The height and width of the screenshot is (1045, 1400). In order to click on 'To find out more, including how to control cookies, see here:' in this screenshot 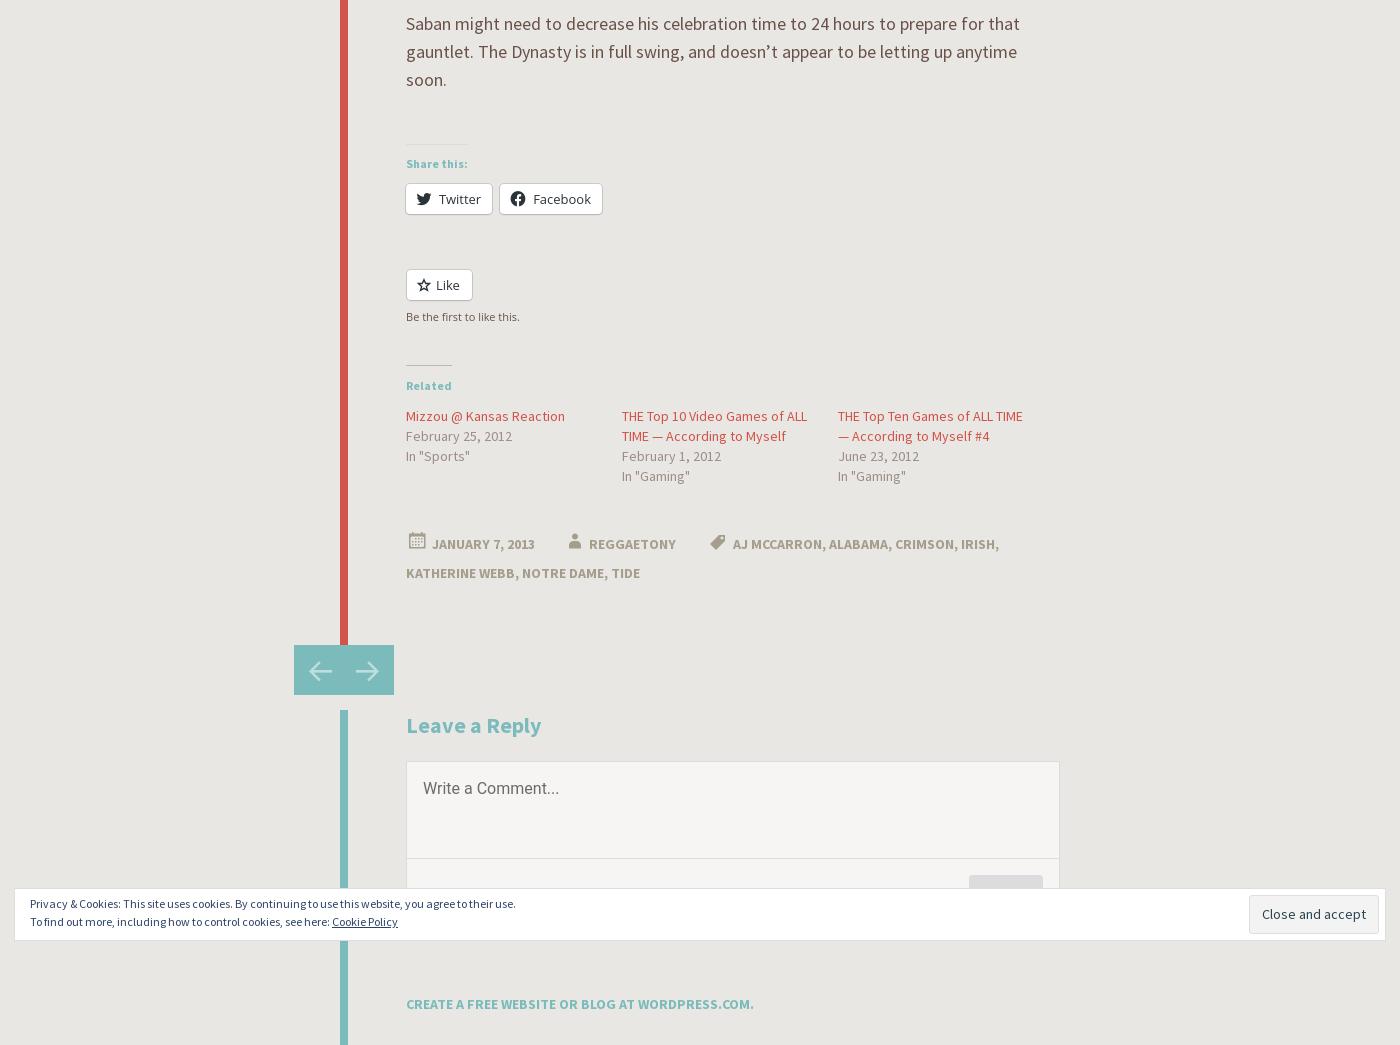, I will do `click(181, 921)`.